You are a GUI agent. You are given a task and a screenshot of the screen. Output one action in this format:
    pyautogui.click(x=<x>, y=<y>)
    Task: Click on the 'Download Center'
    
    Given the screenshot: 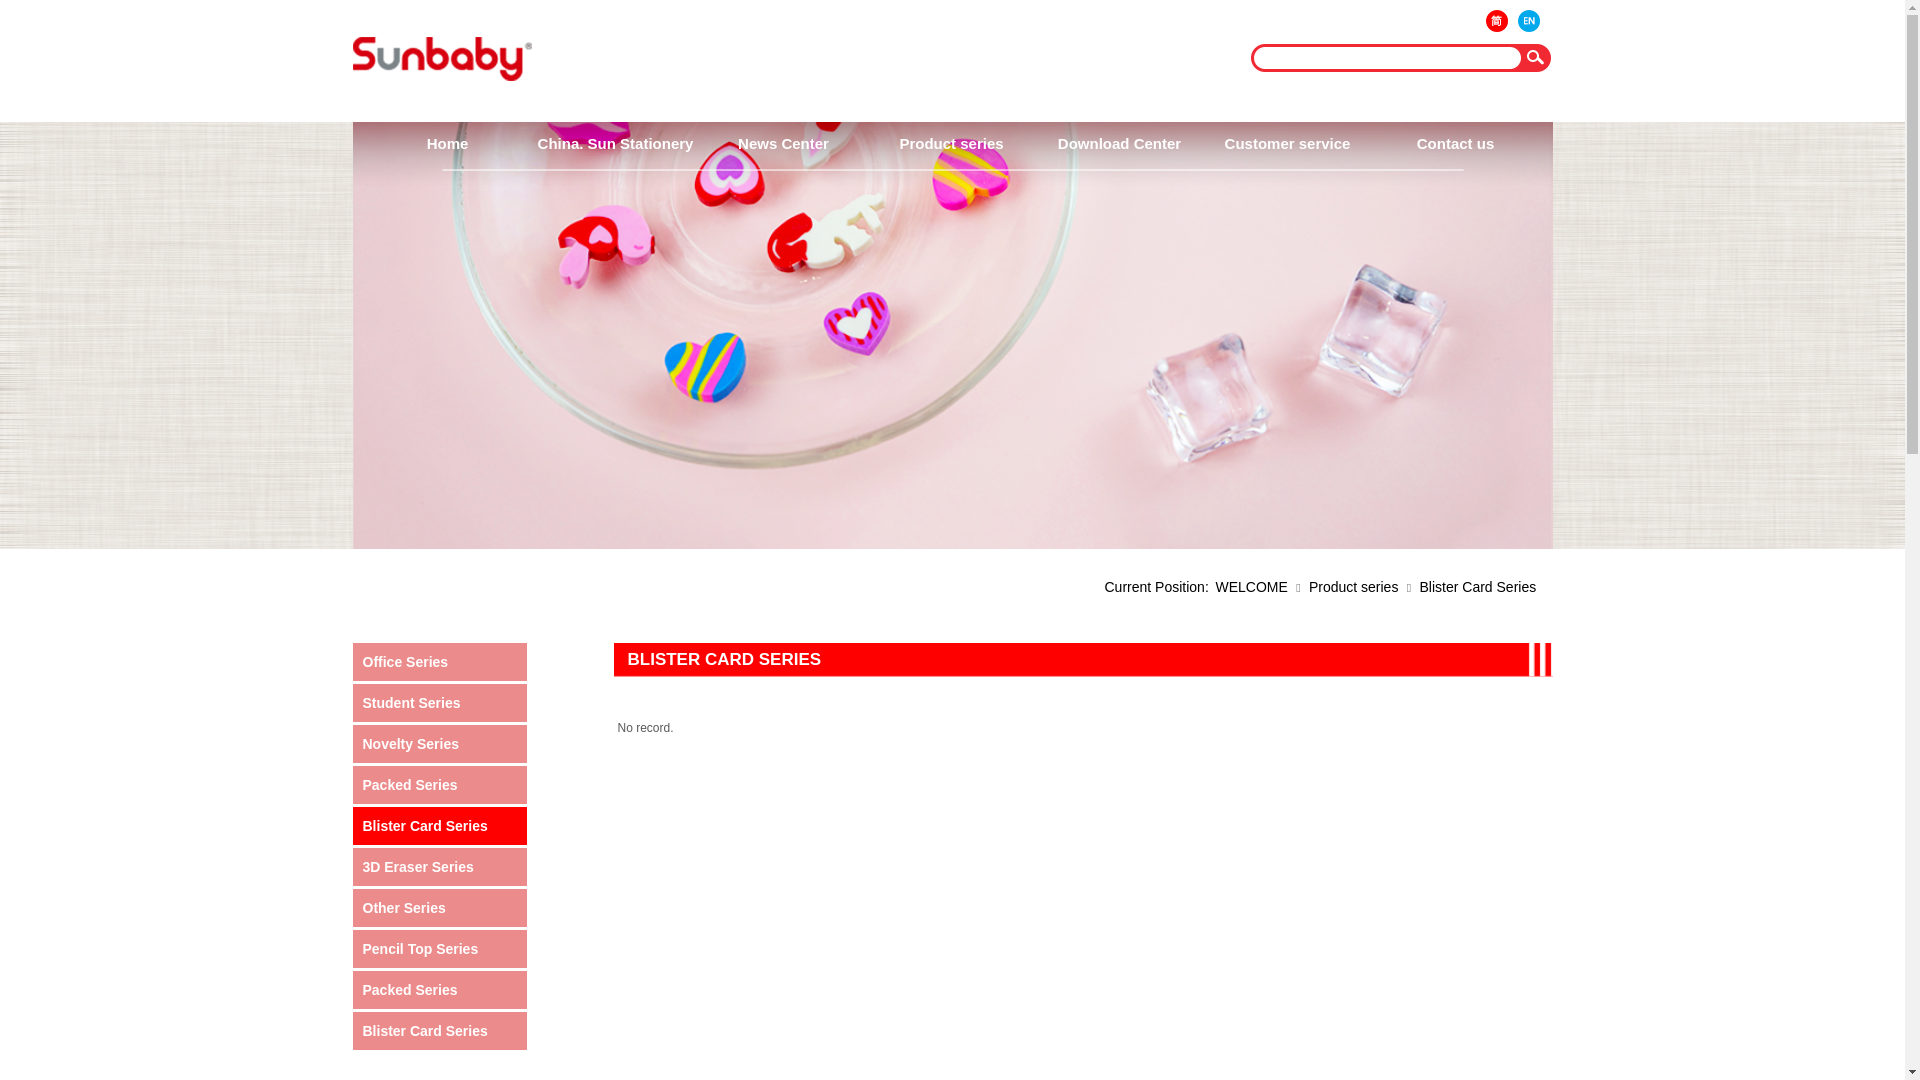 What is the action you would take?
    pyautogui.click(x=1117, y=142)
    